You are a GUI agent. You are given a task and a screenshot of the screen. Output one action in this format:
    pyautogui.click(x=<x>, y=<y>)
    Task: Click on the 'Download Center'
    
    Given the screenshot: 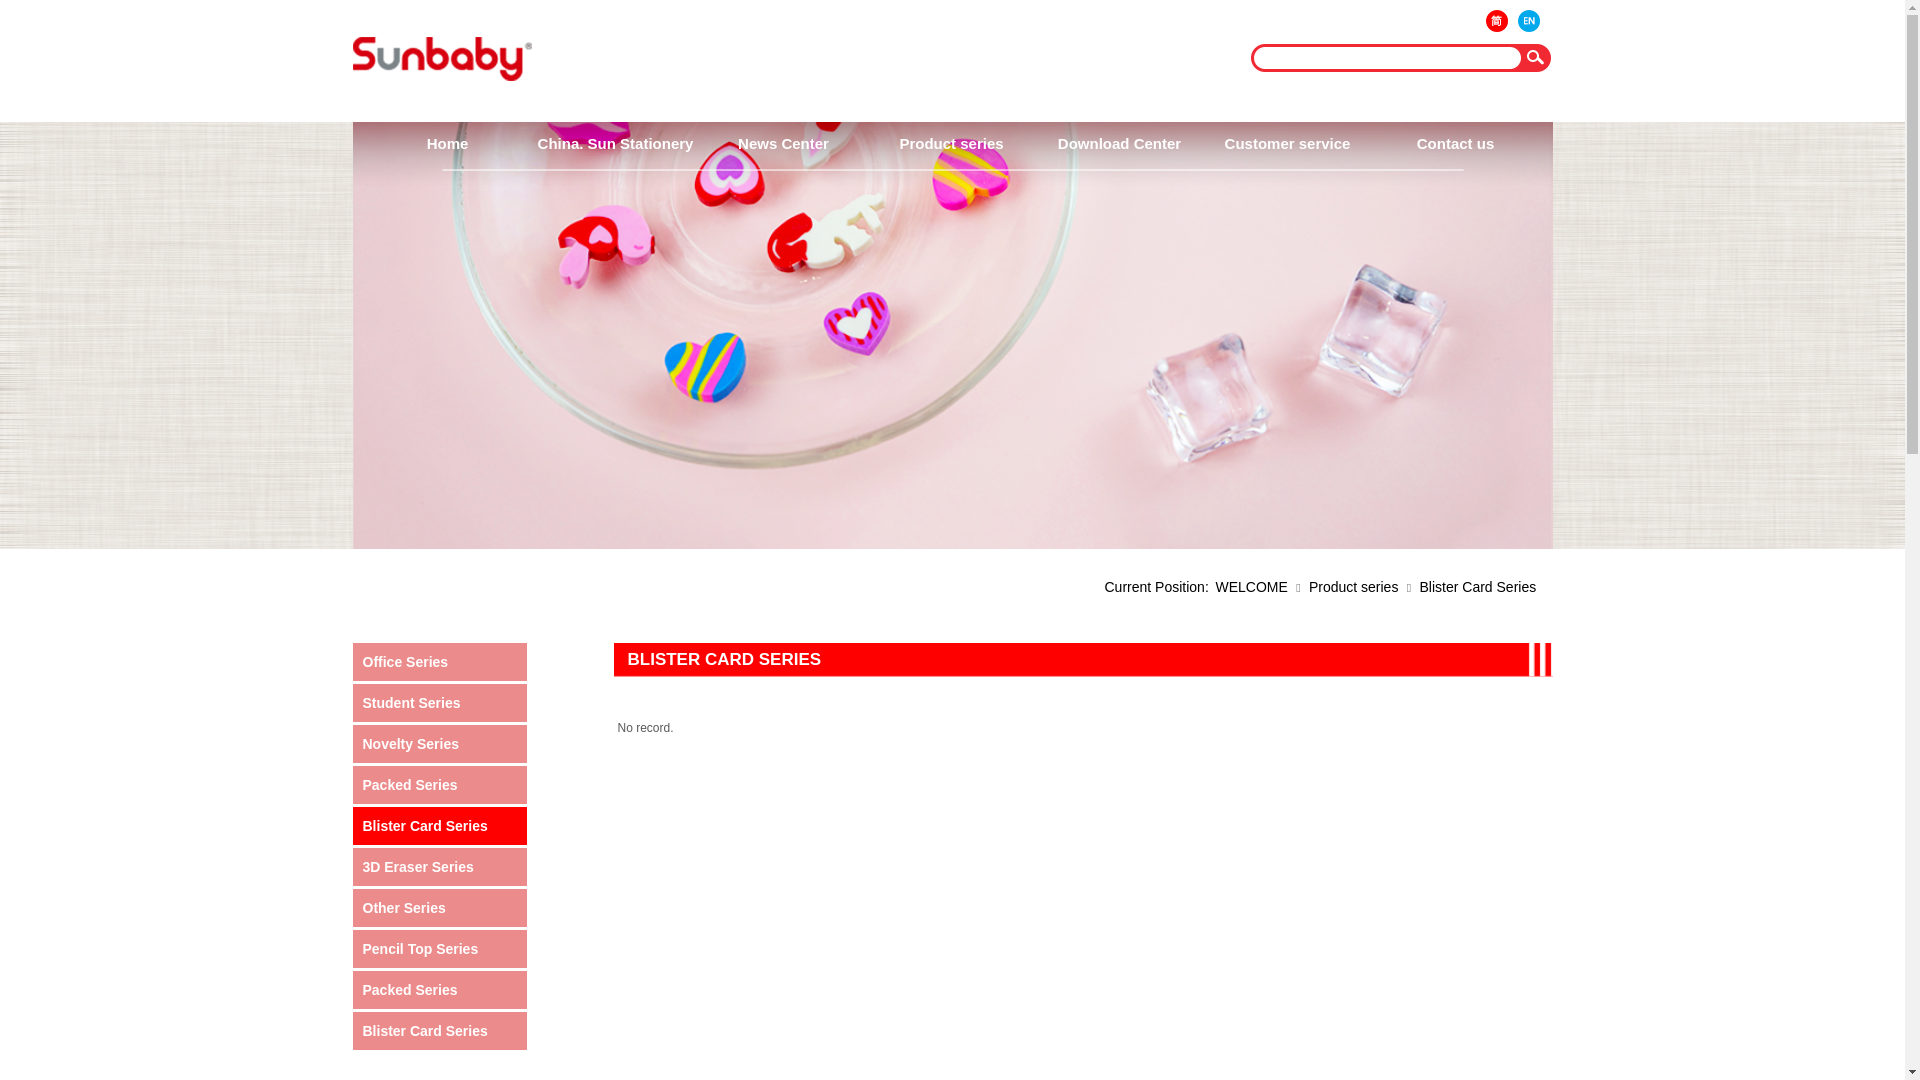 What is the action you would take?
    pyautogui.click(x=1117, y=142)
    